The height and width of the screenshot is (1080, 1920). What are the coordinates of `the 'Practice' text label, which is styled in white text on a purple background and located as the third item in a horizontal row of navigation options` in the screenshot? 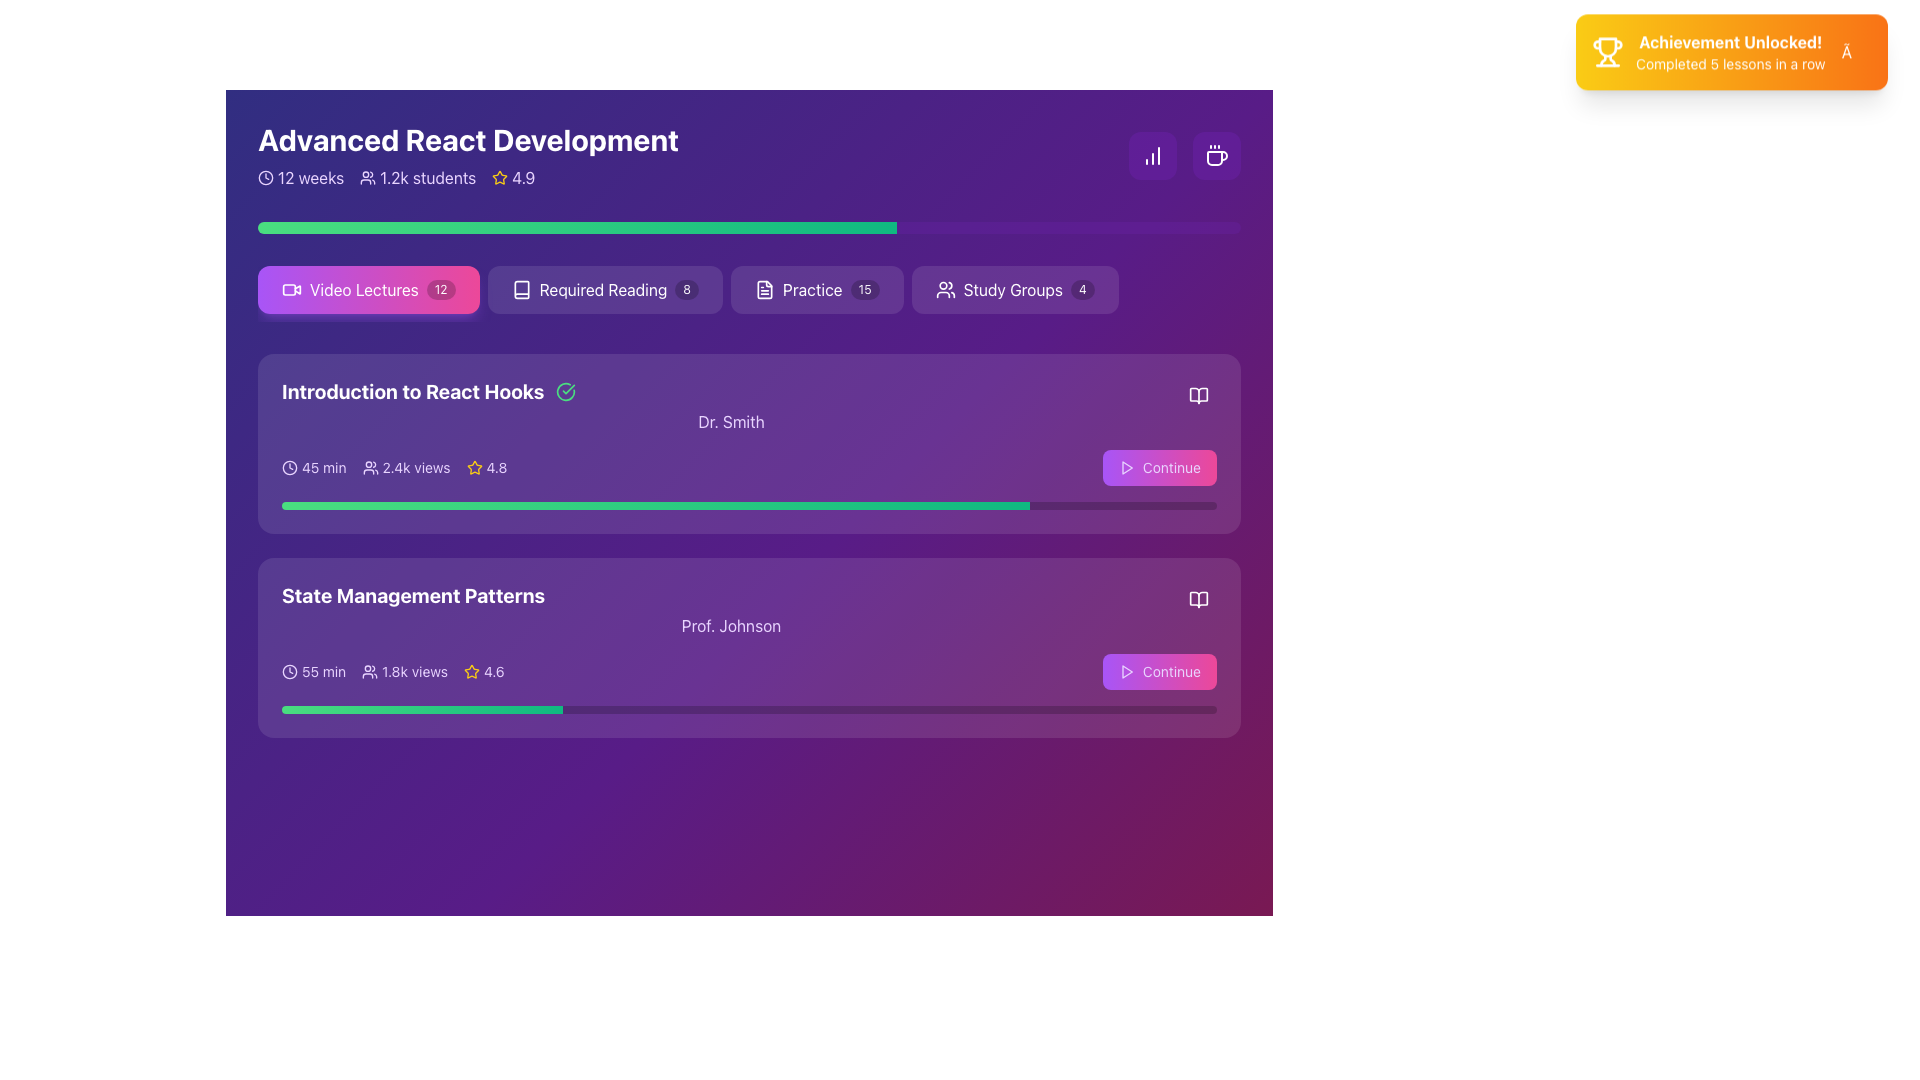 It's located at (812, 289).